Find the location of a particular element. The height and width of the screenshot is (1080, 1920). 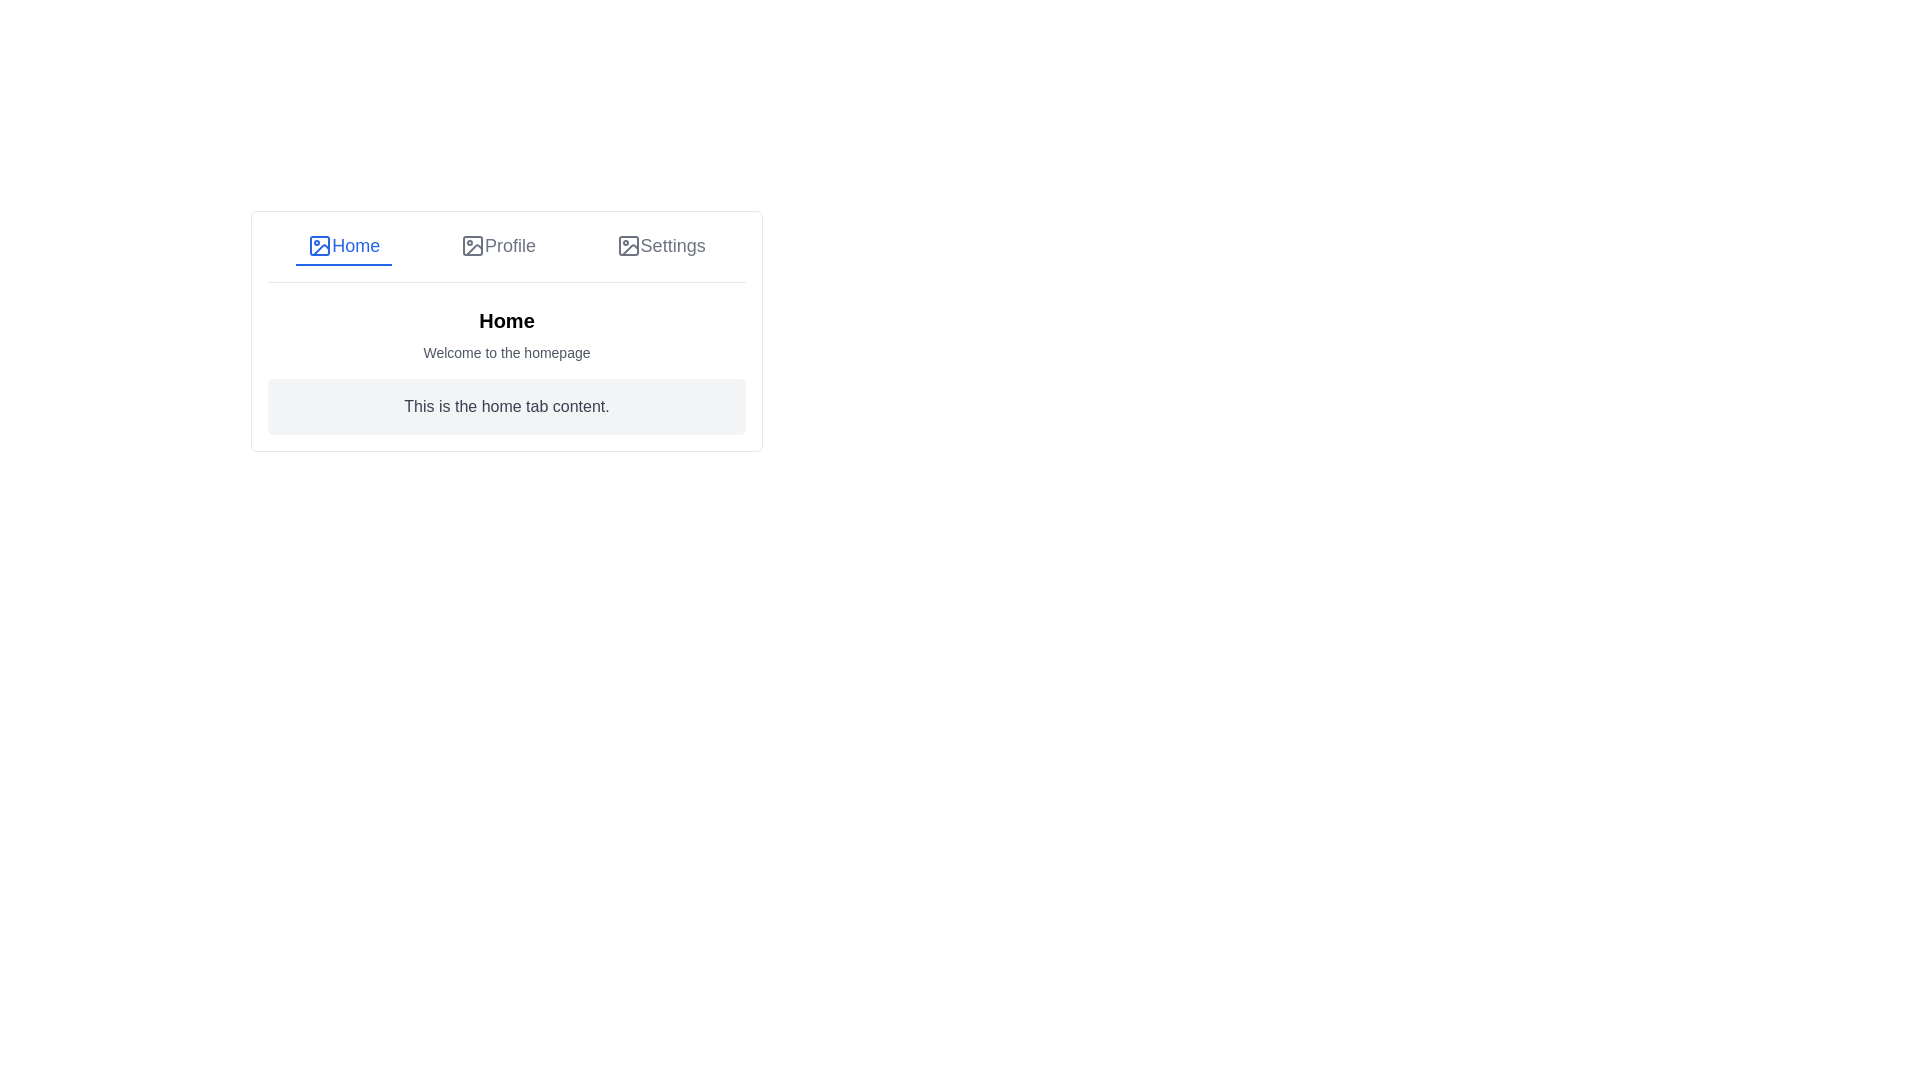

the 'Settings' tab, which is the last tab in the group of tabs labeled 'Home', 'Profile', and 'Settings' is located at coordinates (661, 245).